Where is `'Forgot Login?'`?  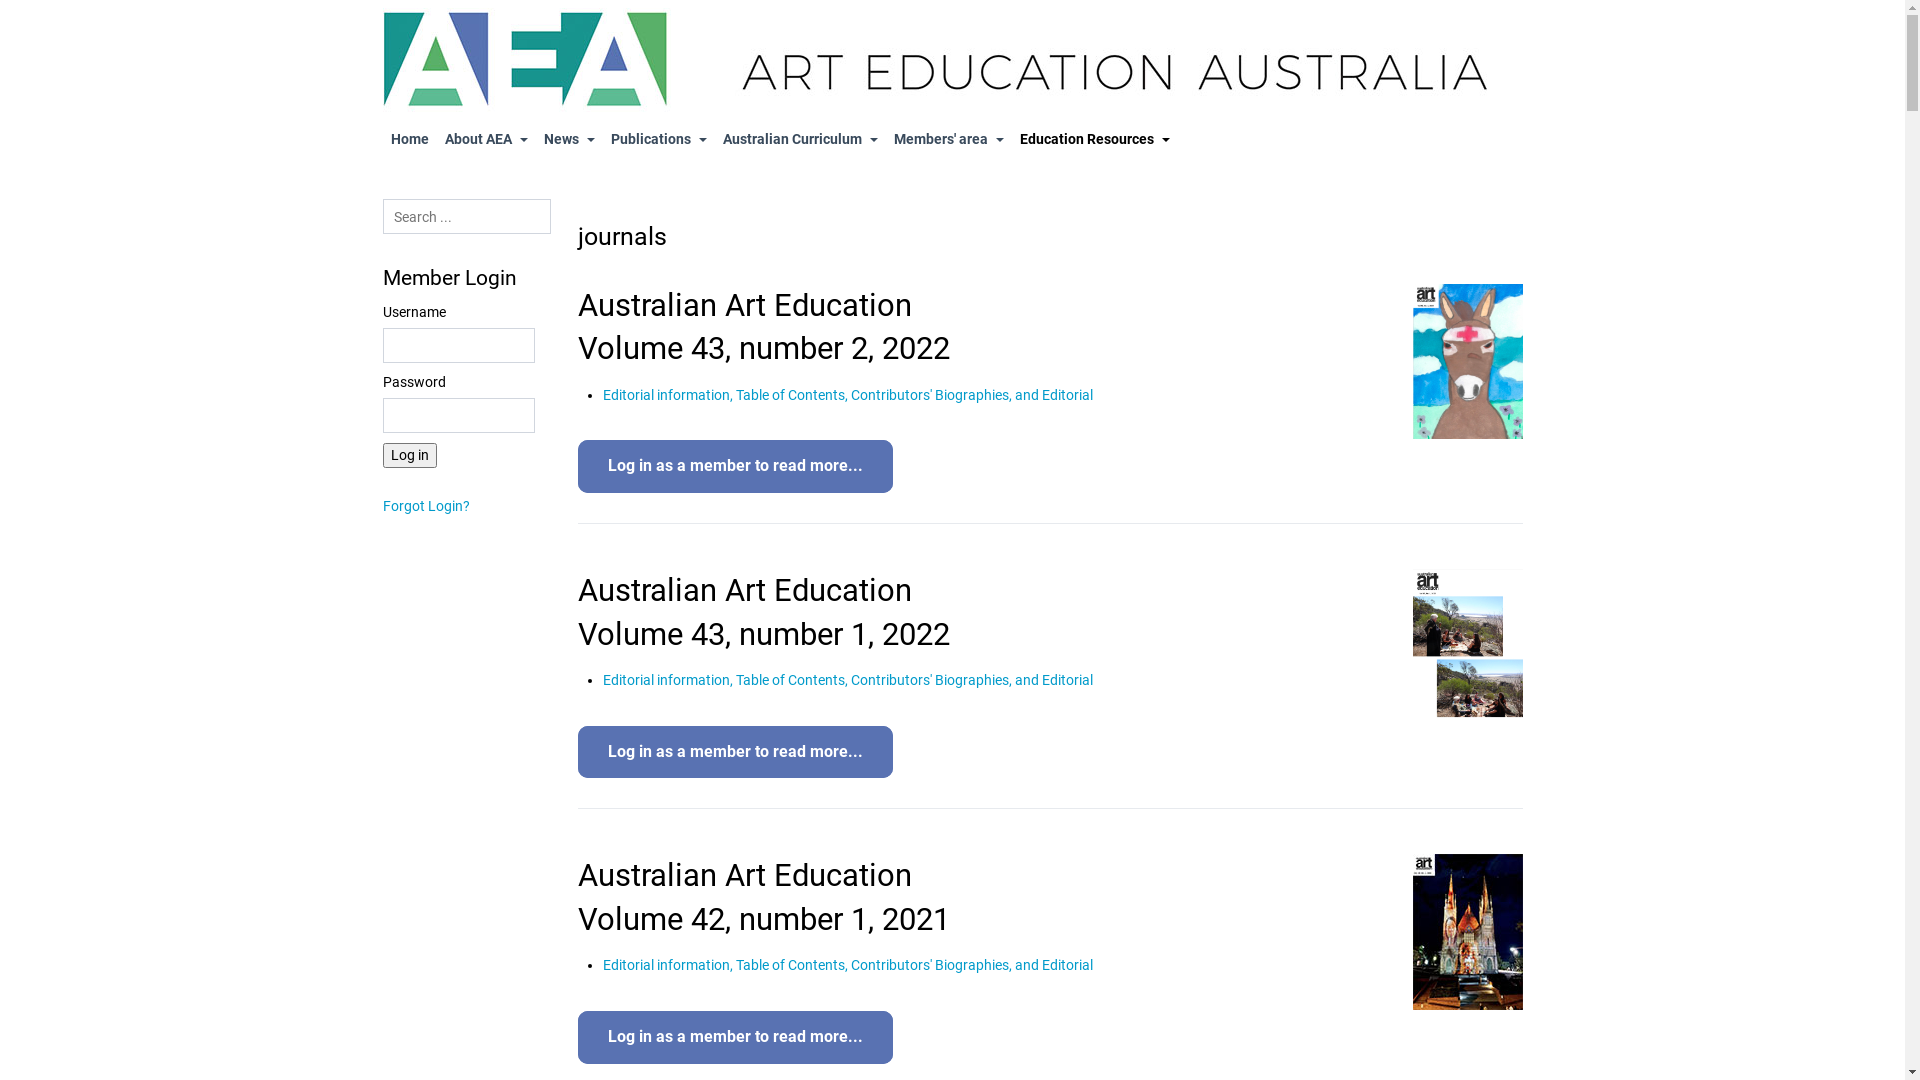
'Forgot Login?' is located at coordinates (382, 504).